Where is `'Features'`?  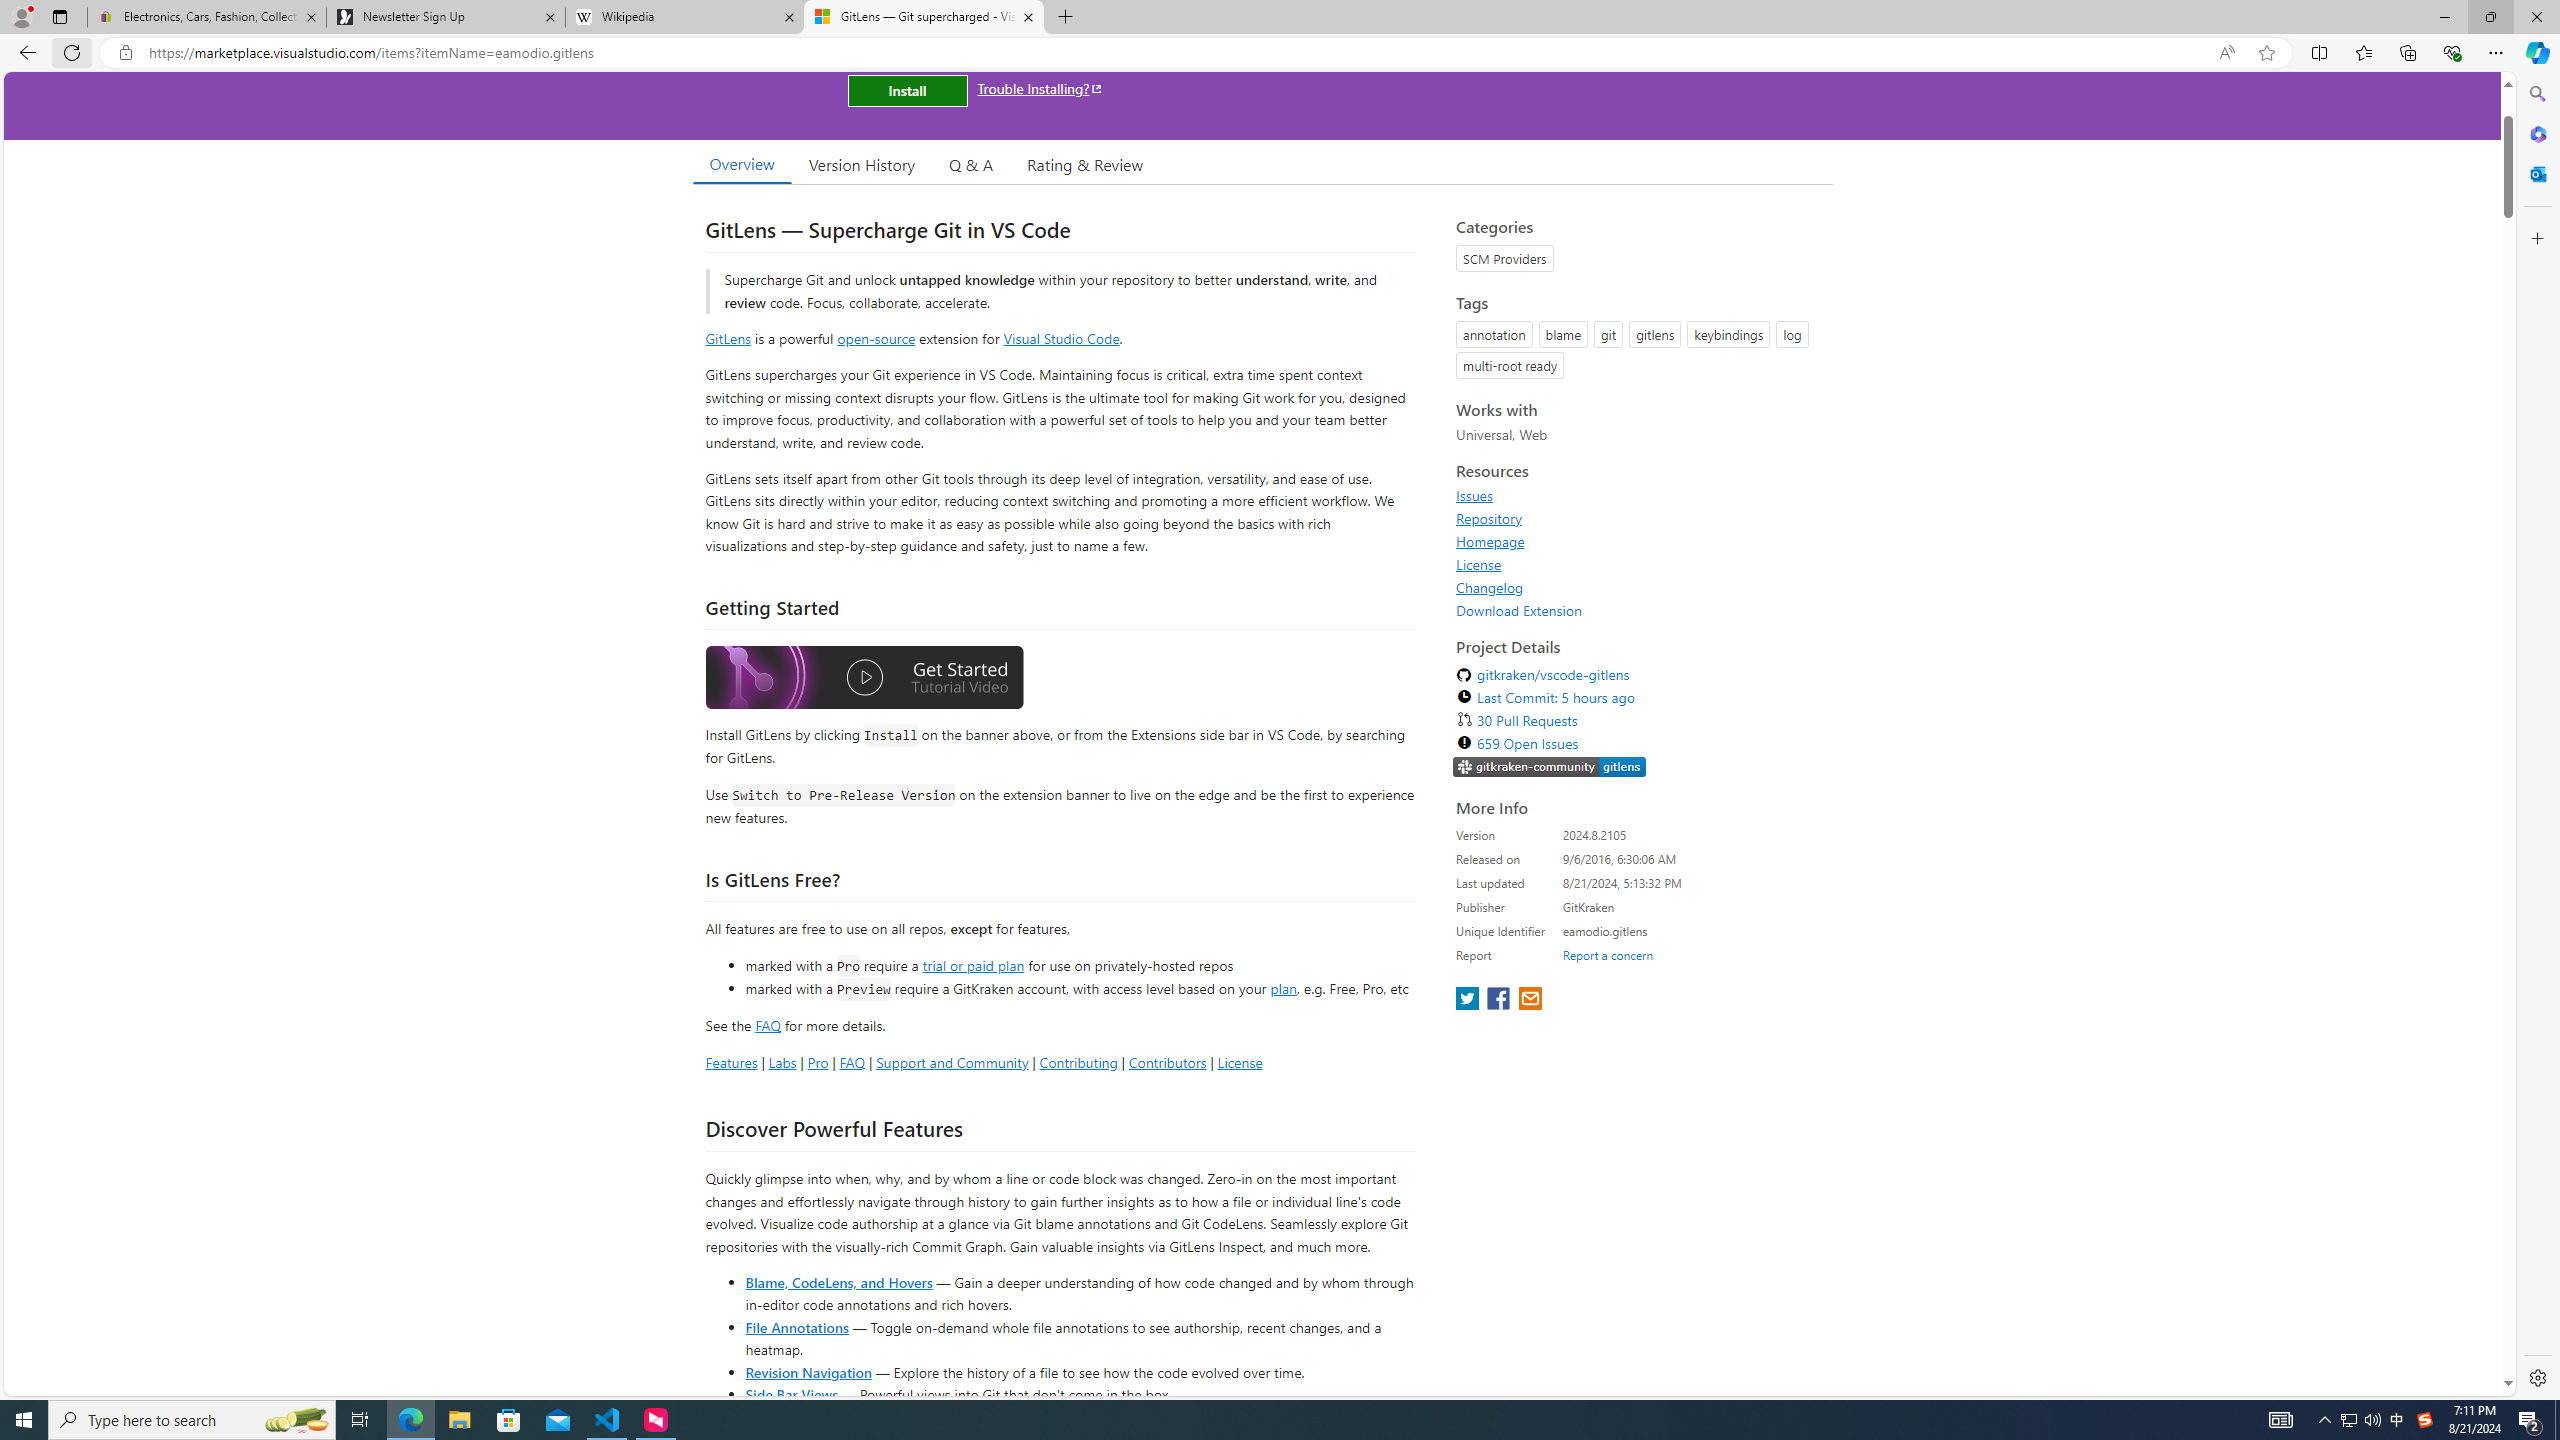 'Features' is located at coordinates (729, 1061).